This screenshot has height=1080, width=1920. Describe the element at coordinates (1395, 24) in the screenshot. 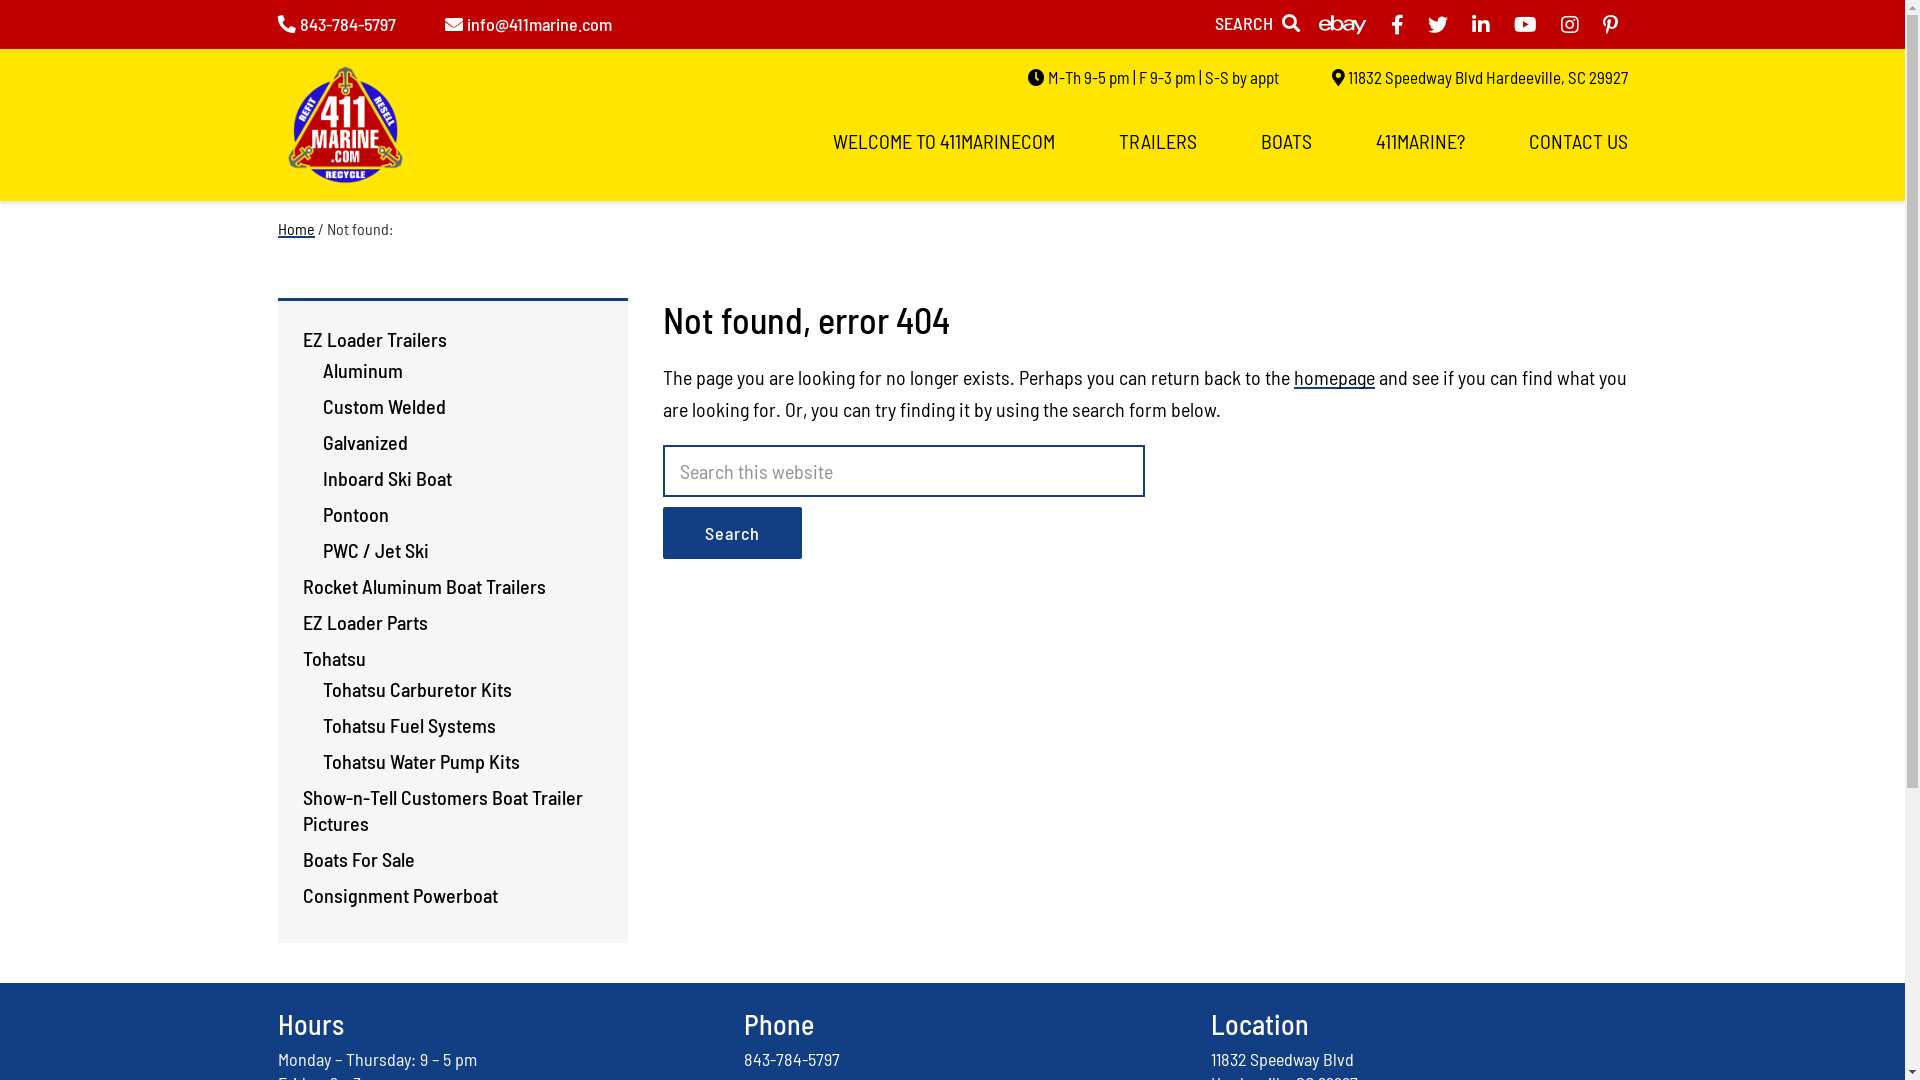

I see `'Facebook'` at that location.